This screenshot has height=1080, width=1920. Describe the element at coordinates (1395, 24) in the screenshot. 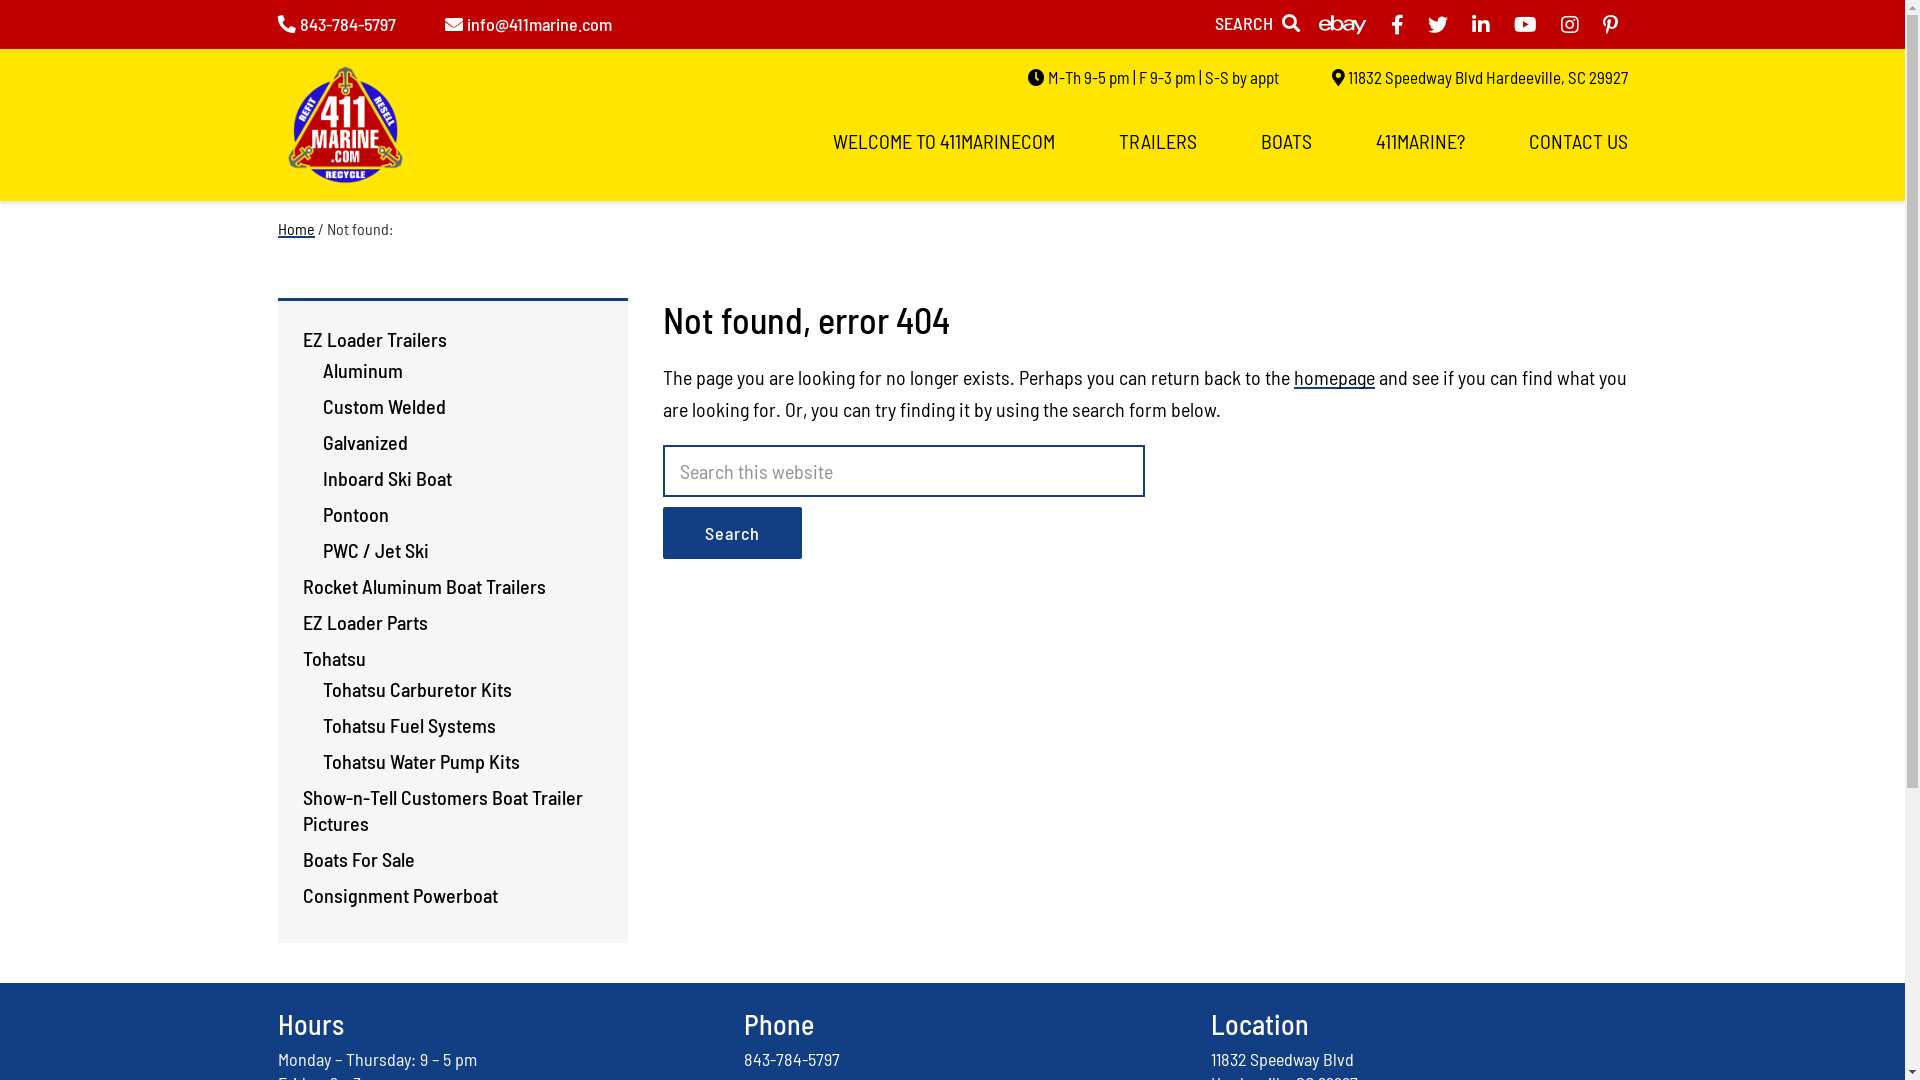

I see `'Facebook'` at that location.